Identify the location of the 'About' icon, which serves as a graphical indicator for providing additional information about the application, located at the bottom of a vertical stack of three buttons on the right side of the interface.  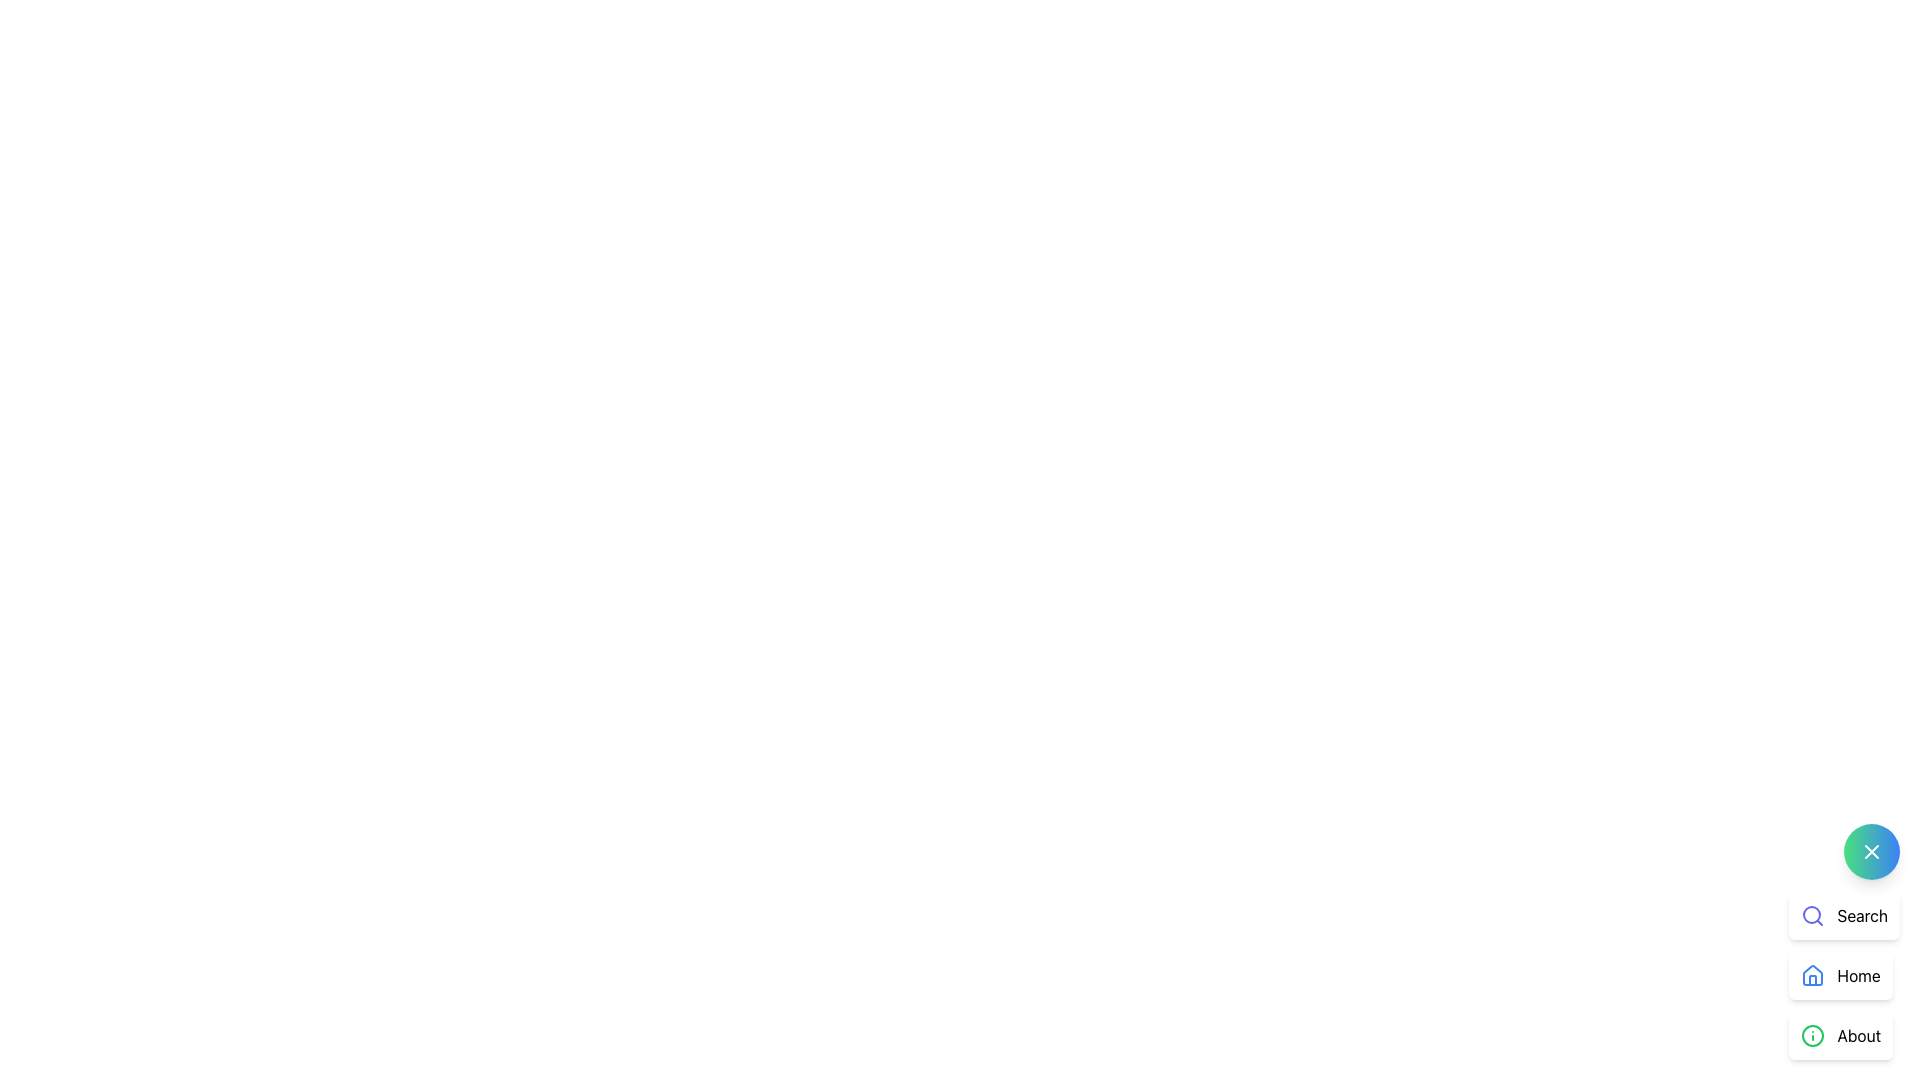
(1813, 1035).